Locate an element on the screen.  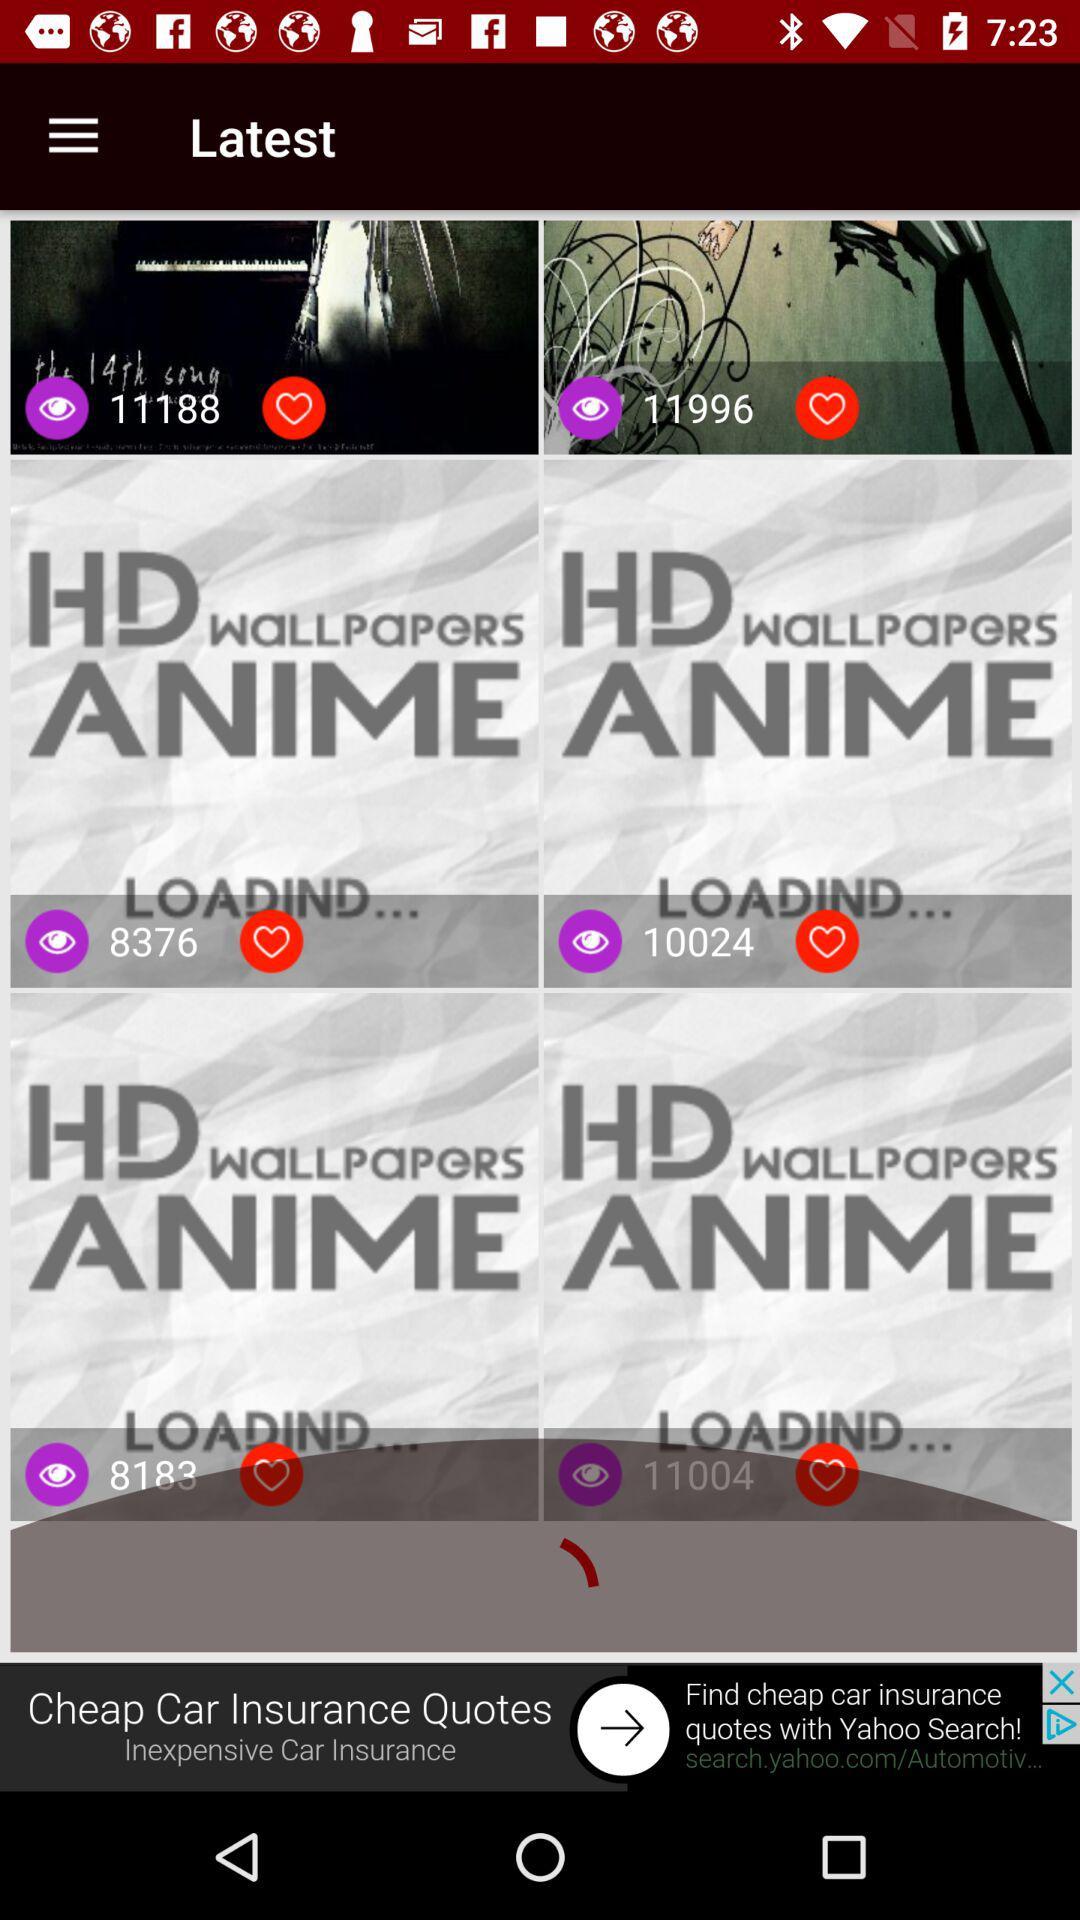
like is located at coordinates (271, 1474).